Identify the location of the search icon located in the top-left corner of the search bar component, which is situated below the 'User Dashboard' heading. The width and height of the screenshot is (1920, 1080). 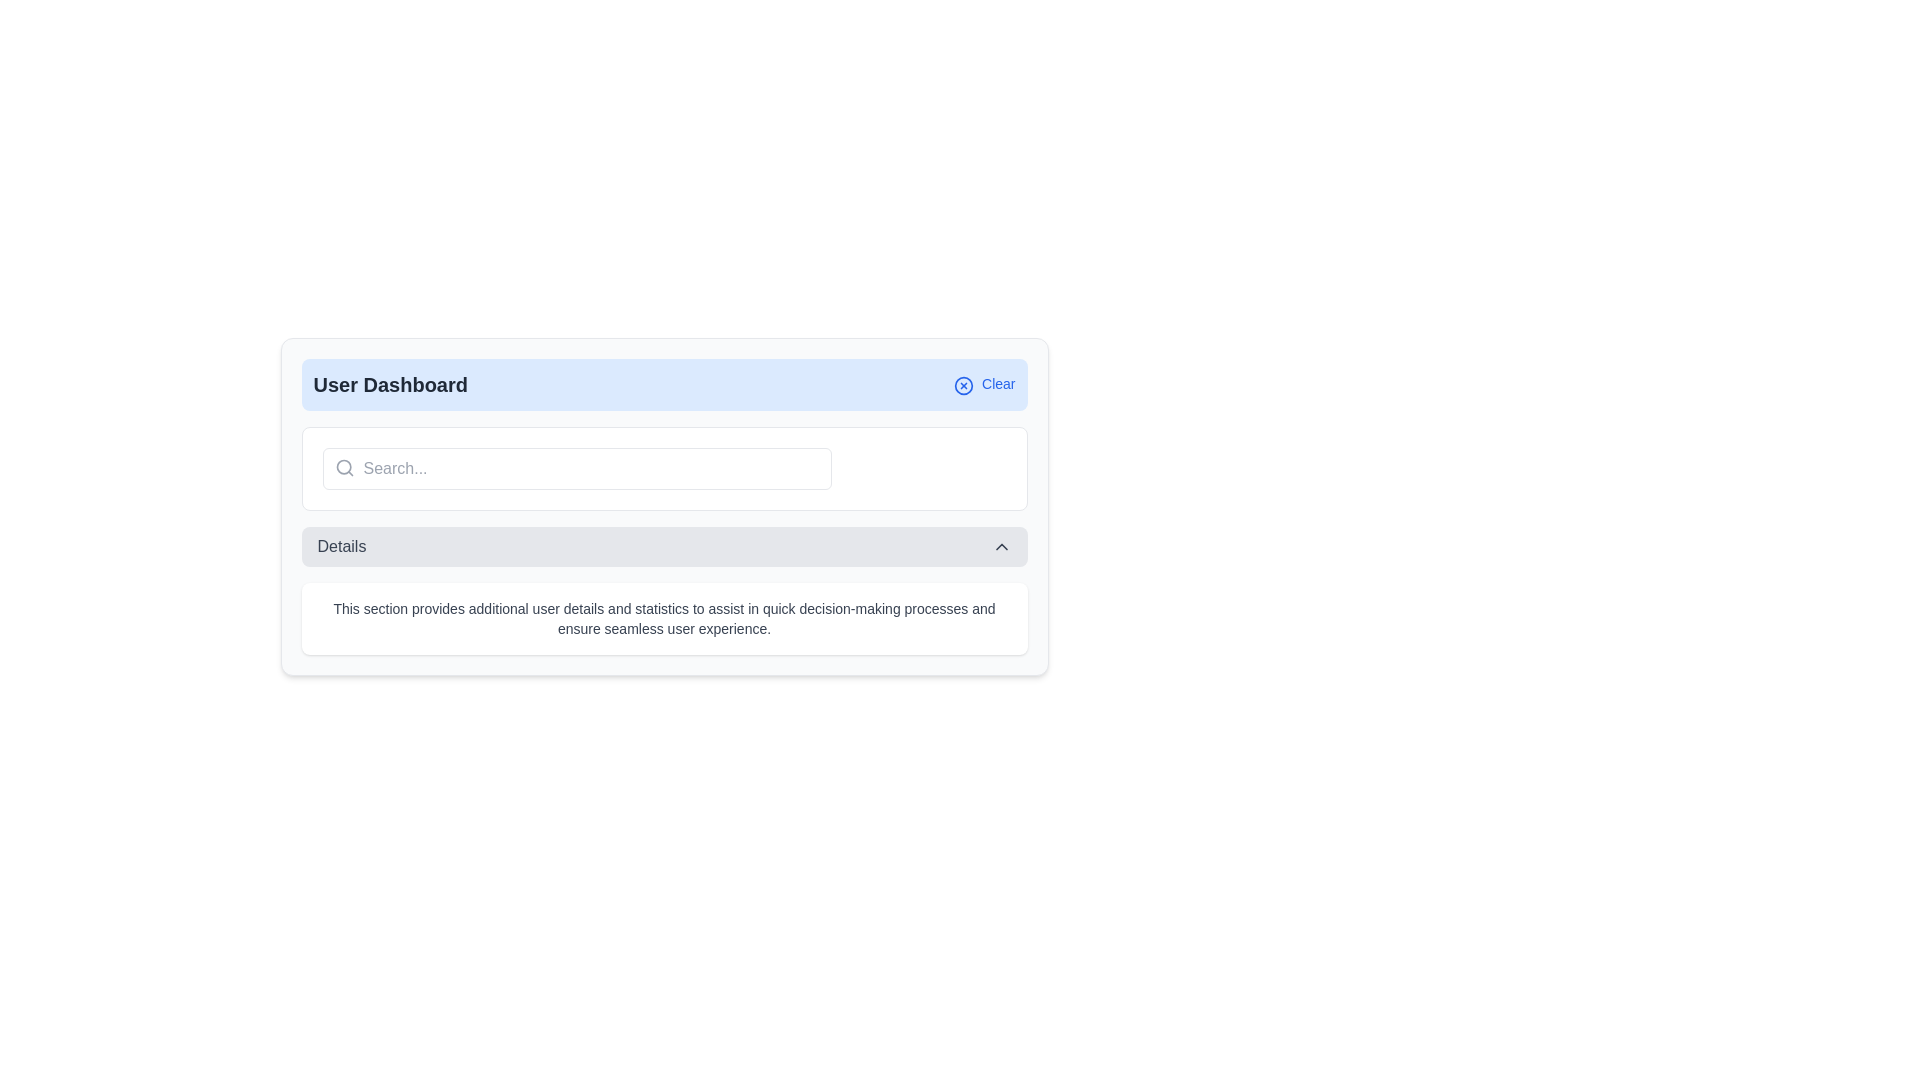
(344, 467).